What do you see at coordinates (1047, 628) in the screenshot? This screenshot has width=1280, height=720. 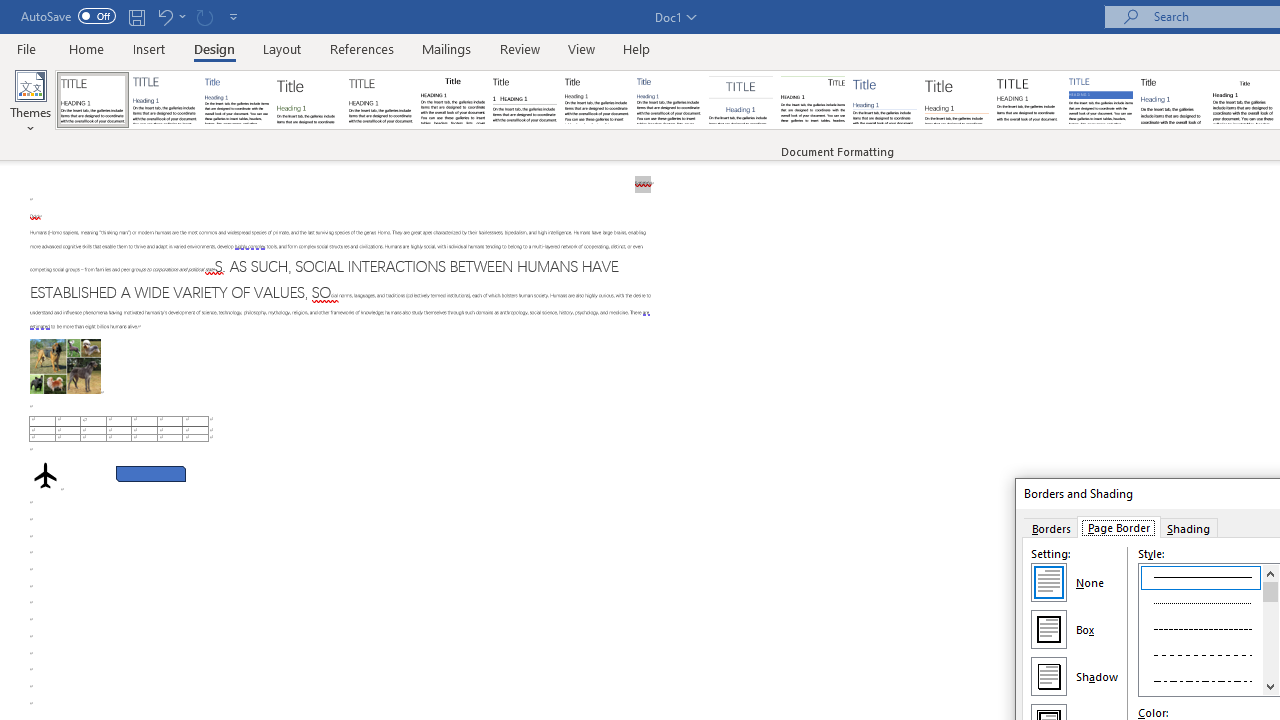 I see `'Box'` at bounding box center [1047, 628].